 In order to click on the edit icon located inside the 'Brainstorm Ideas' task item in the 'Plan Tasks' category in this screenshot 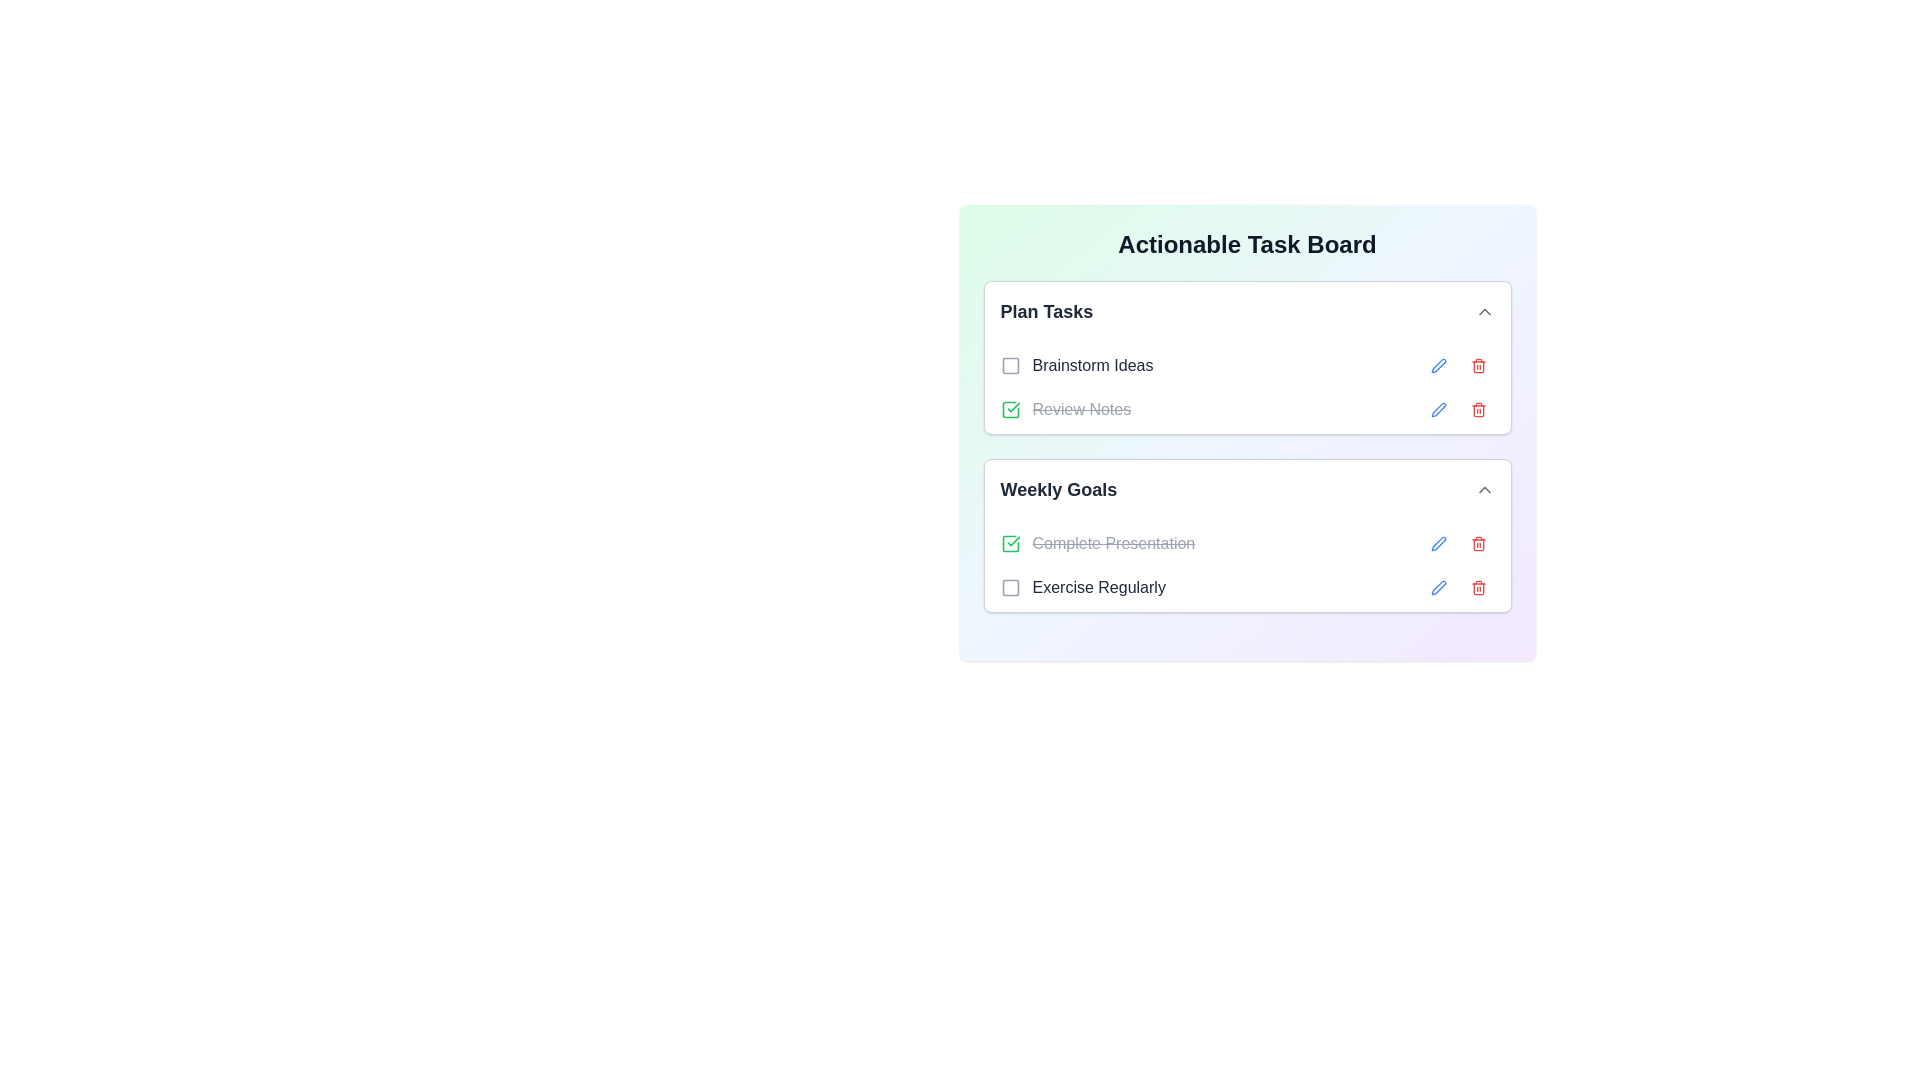, I will do `click(1437, 366)`.